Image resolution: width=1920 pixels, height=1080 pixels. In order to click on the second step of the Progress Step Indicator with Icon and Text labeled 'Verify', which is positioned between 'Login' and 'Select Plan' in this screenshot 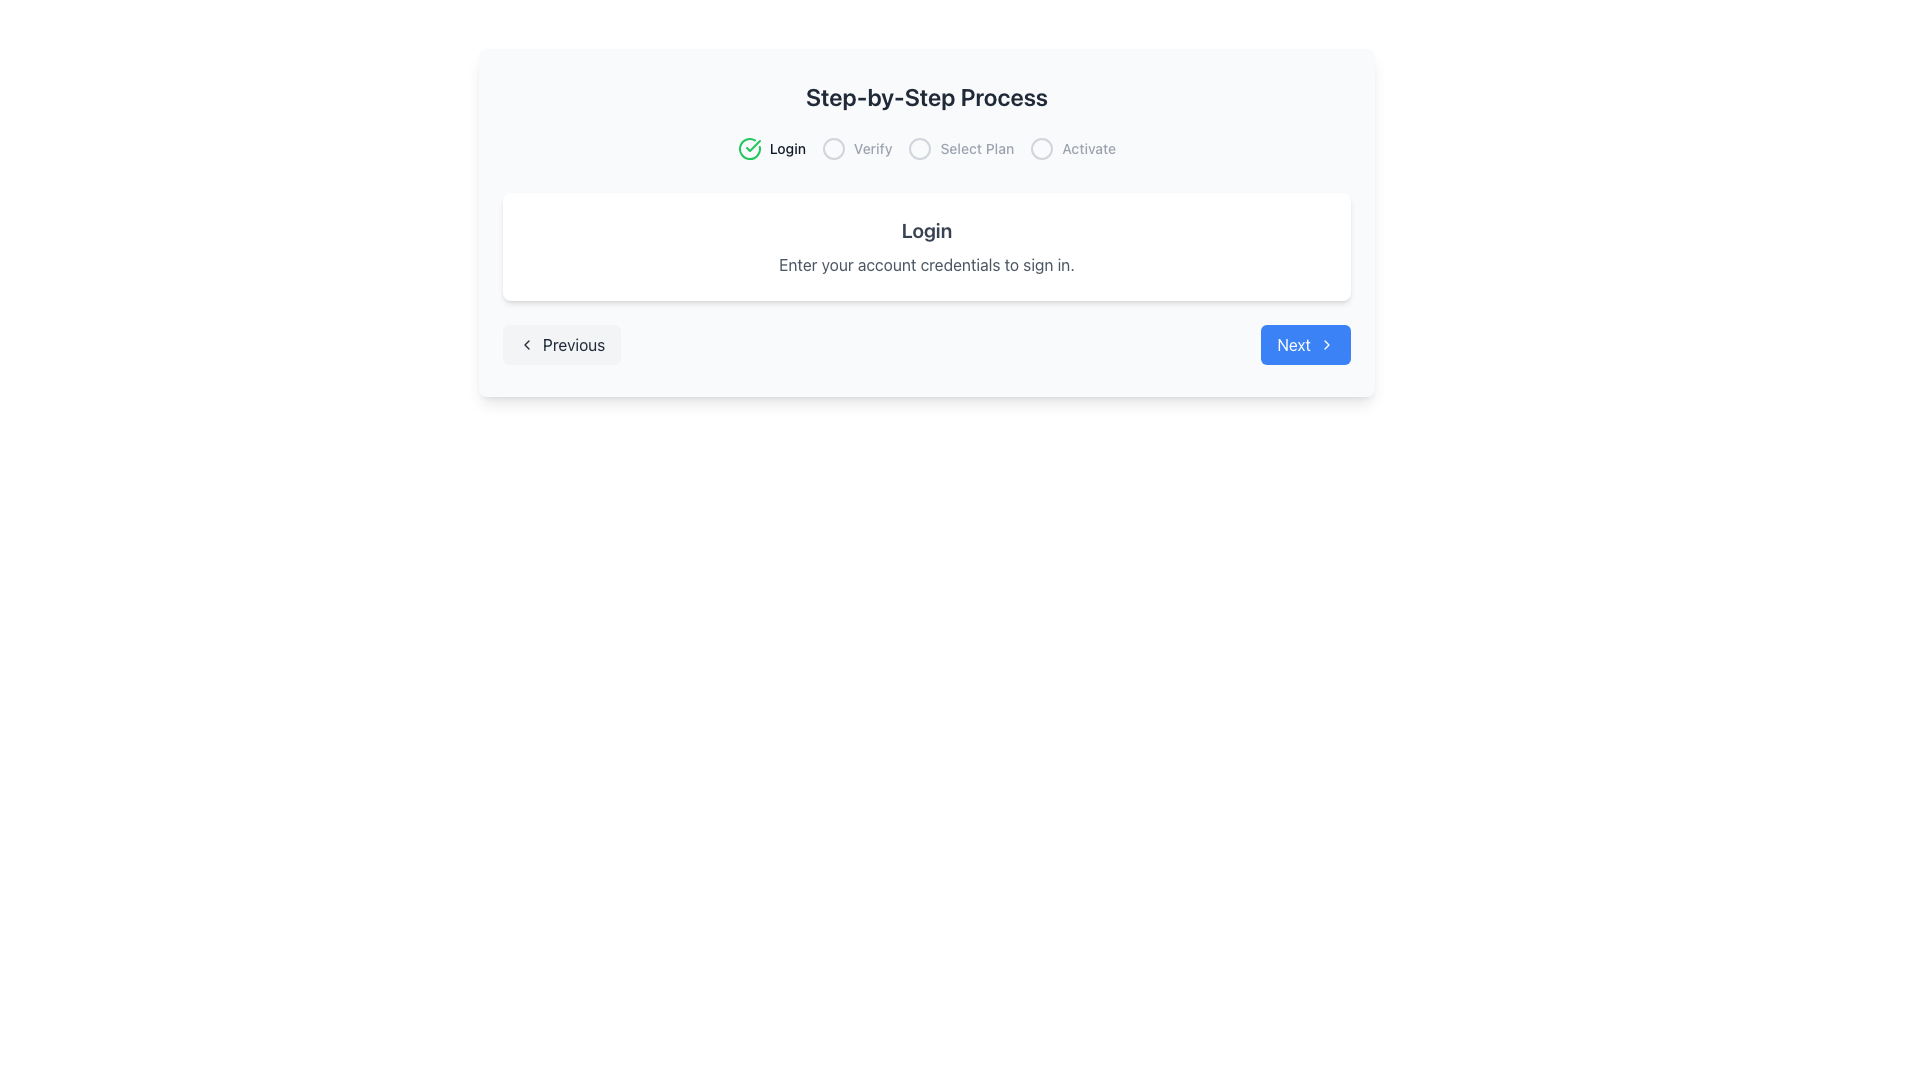, I will do `click(857, 148)`.